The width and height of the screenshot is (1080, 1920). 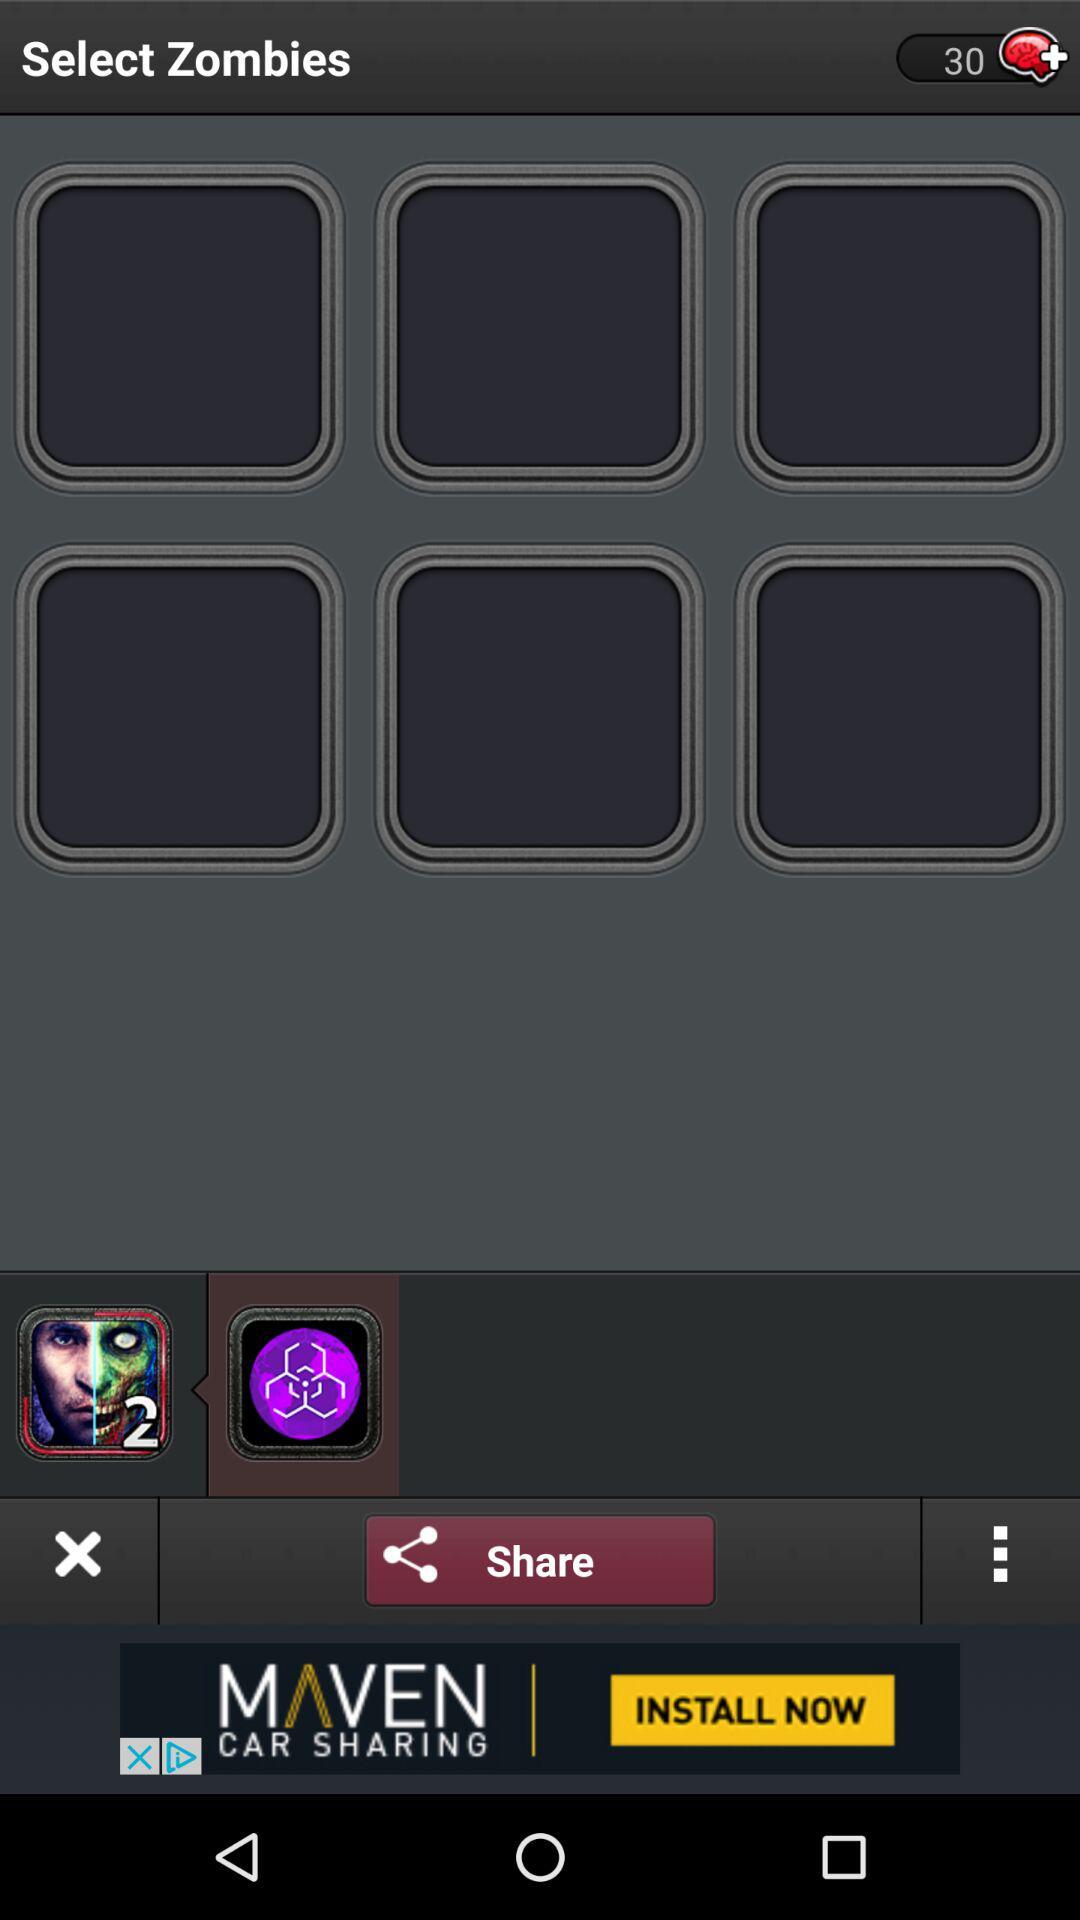 I want to click on zombie, so click(x=540, y=326).